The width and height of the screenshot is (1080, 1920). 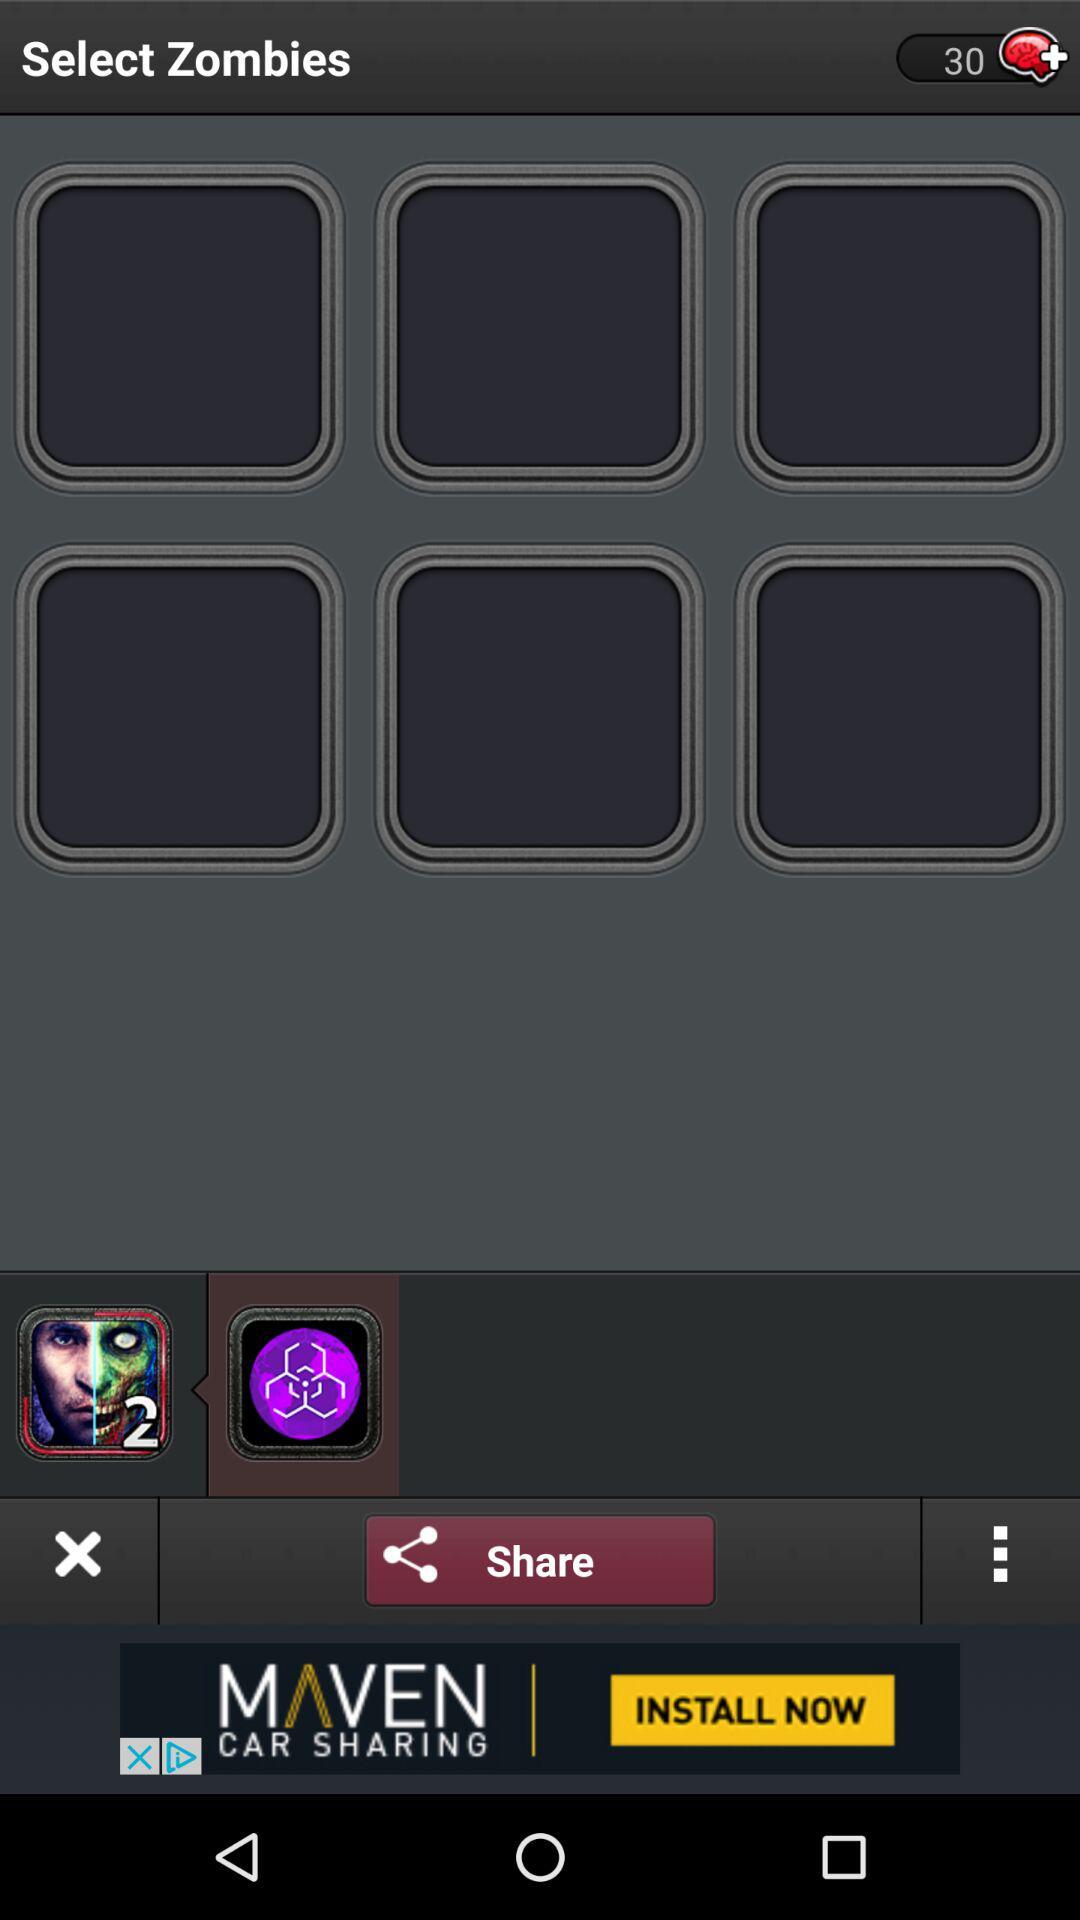 I want to click on zombie, so click(x=540, y=326).